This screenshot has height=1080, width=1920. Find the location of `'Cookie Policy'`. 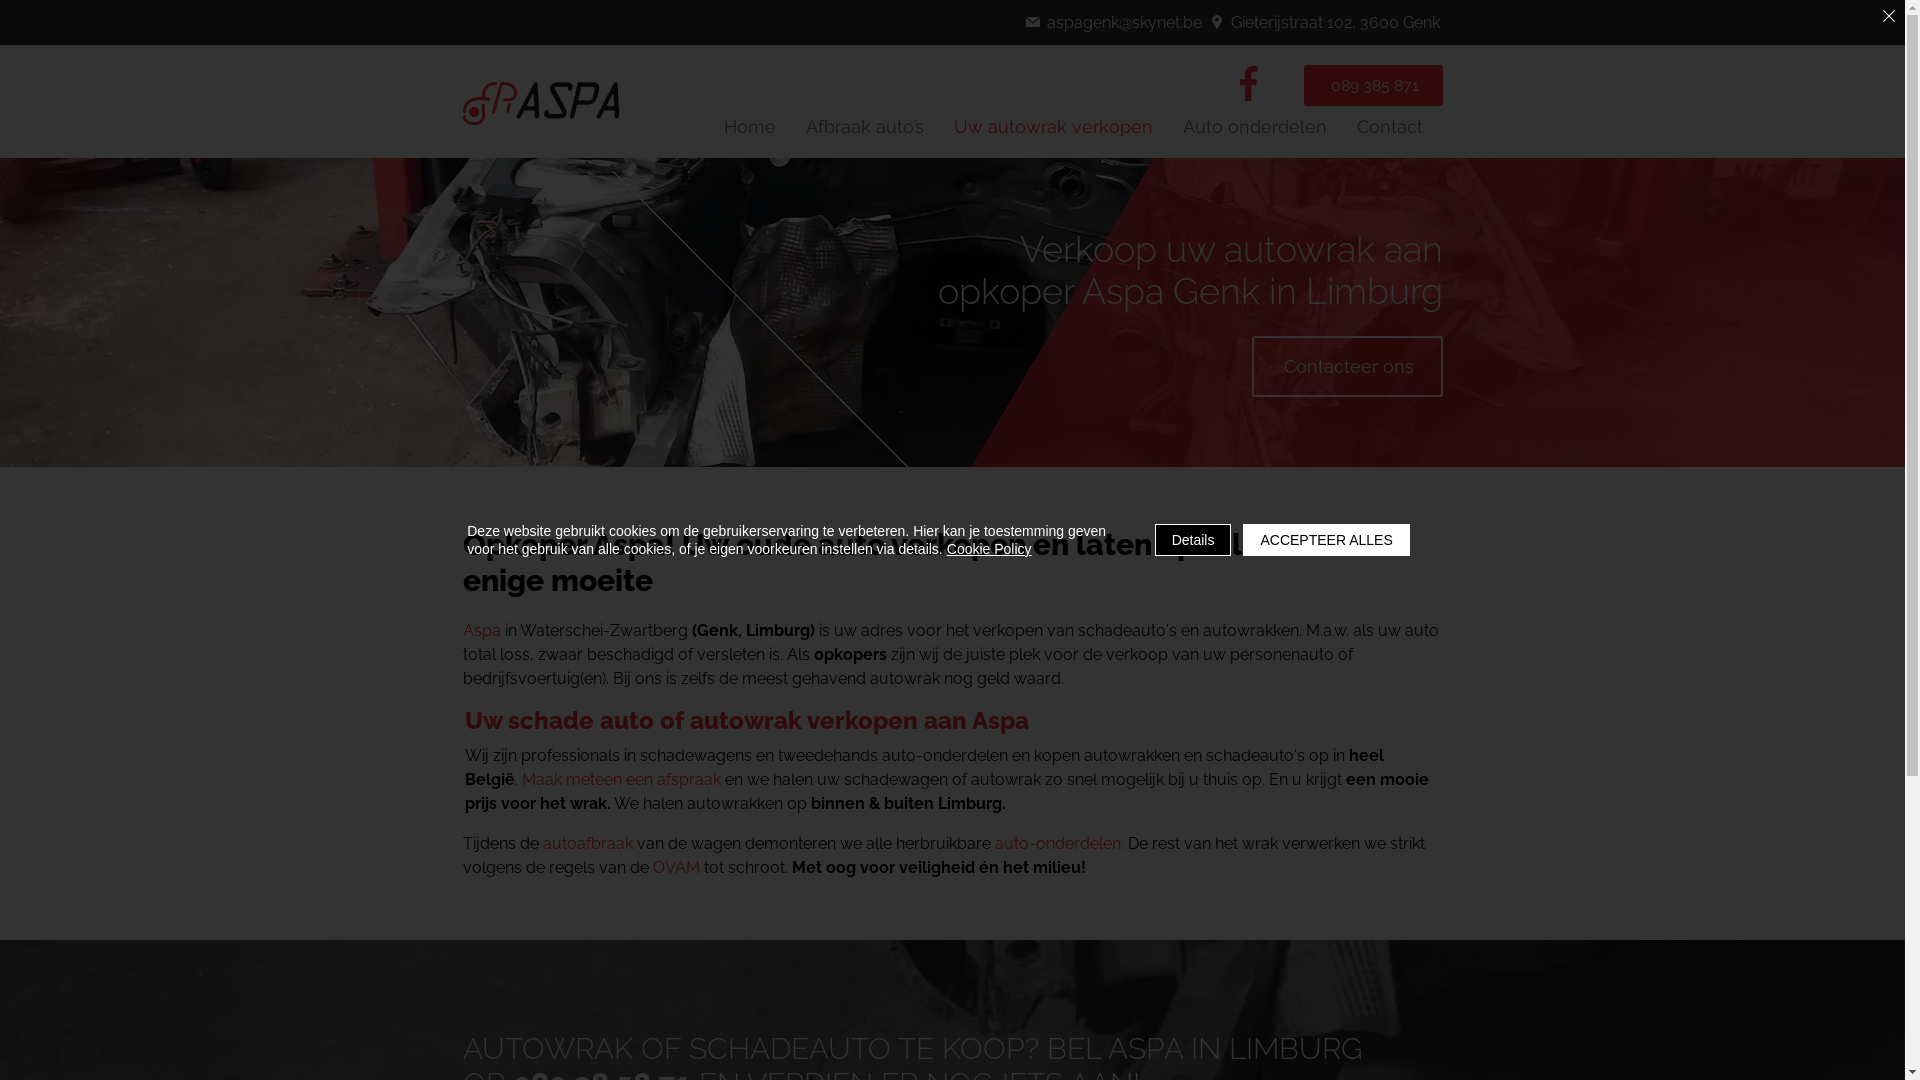

'Cookie Policy' is located at coordinates (989, 548).